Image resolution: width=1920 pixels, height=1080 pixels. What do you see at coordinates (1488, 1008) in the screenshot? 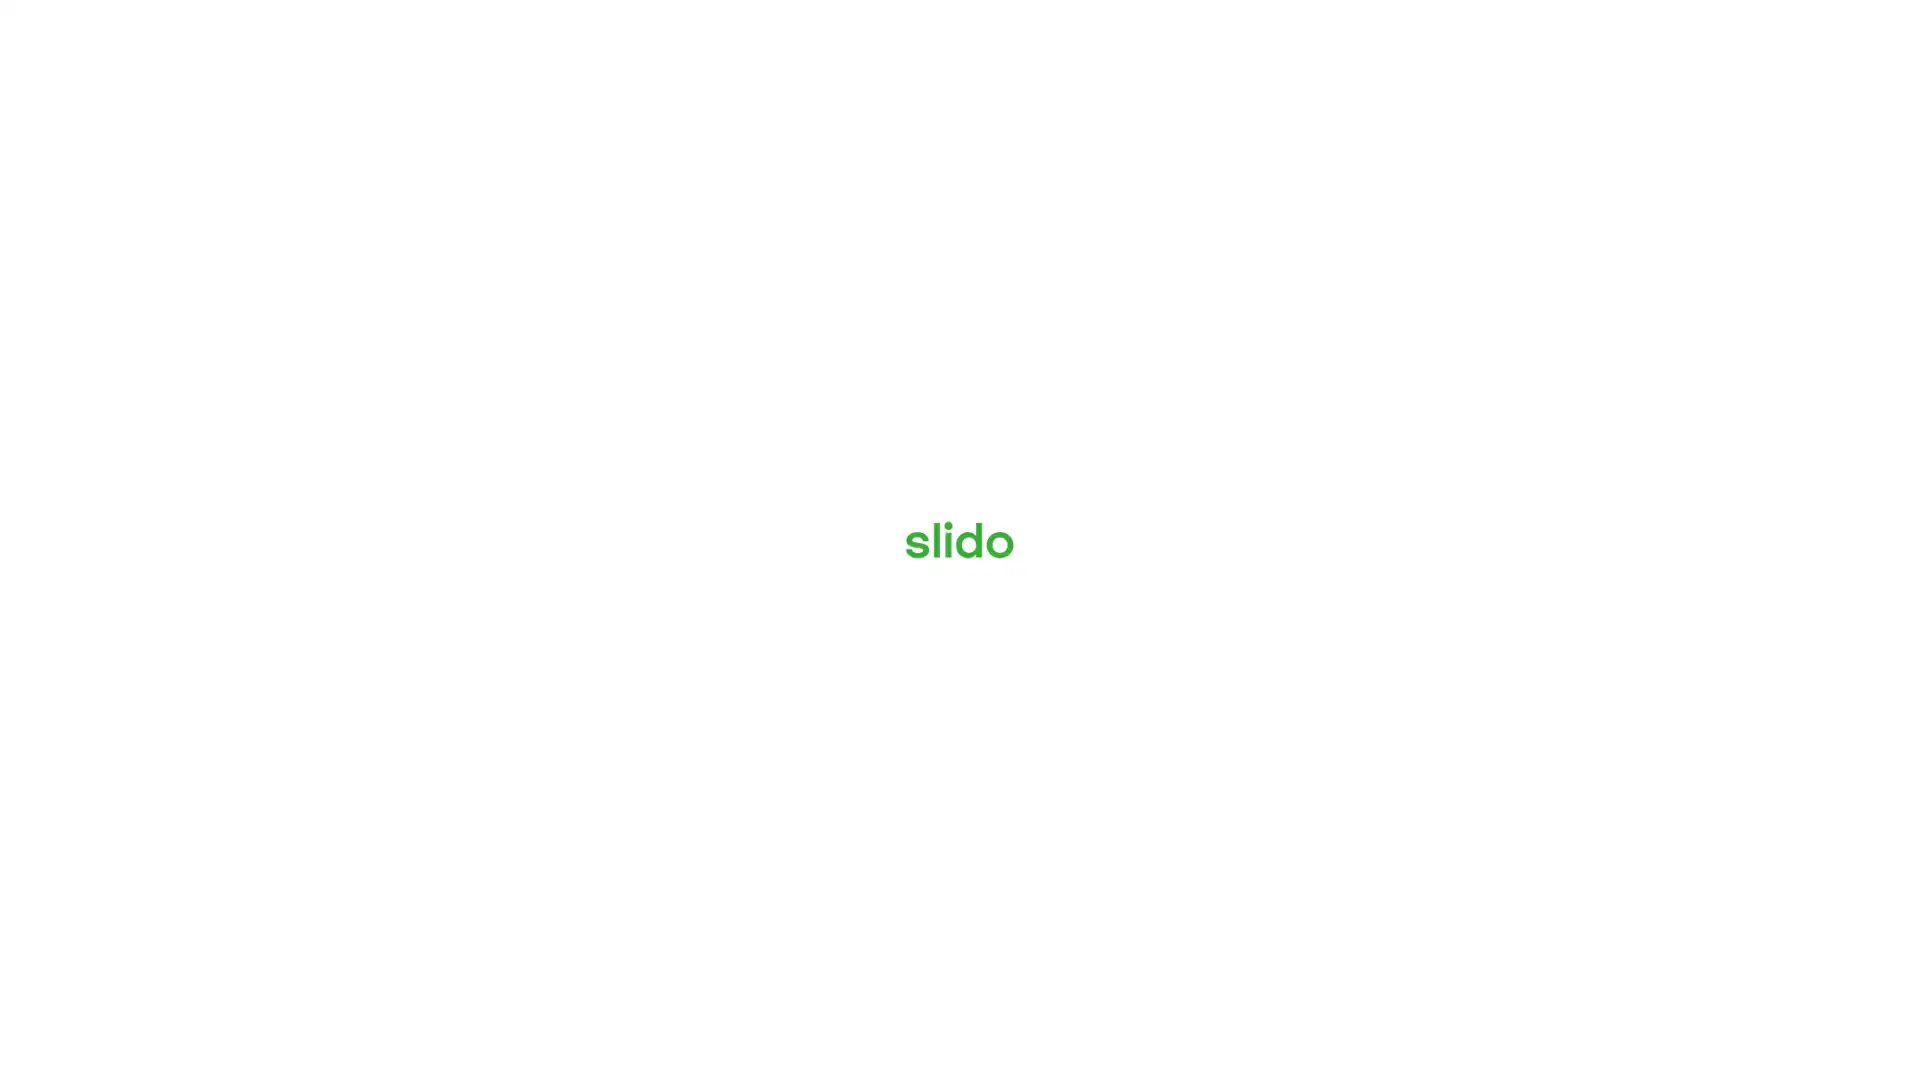
I see `Reply` at bounding box center [1488, 1008].